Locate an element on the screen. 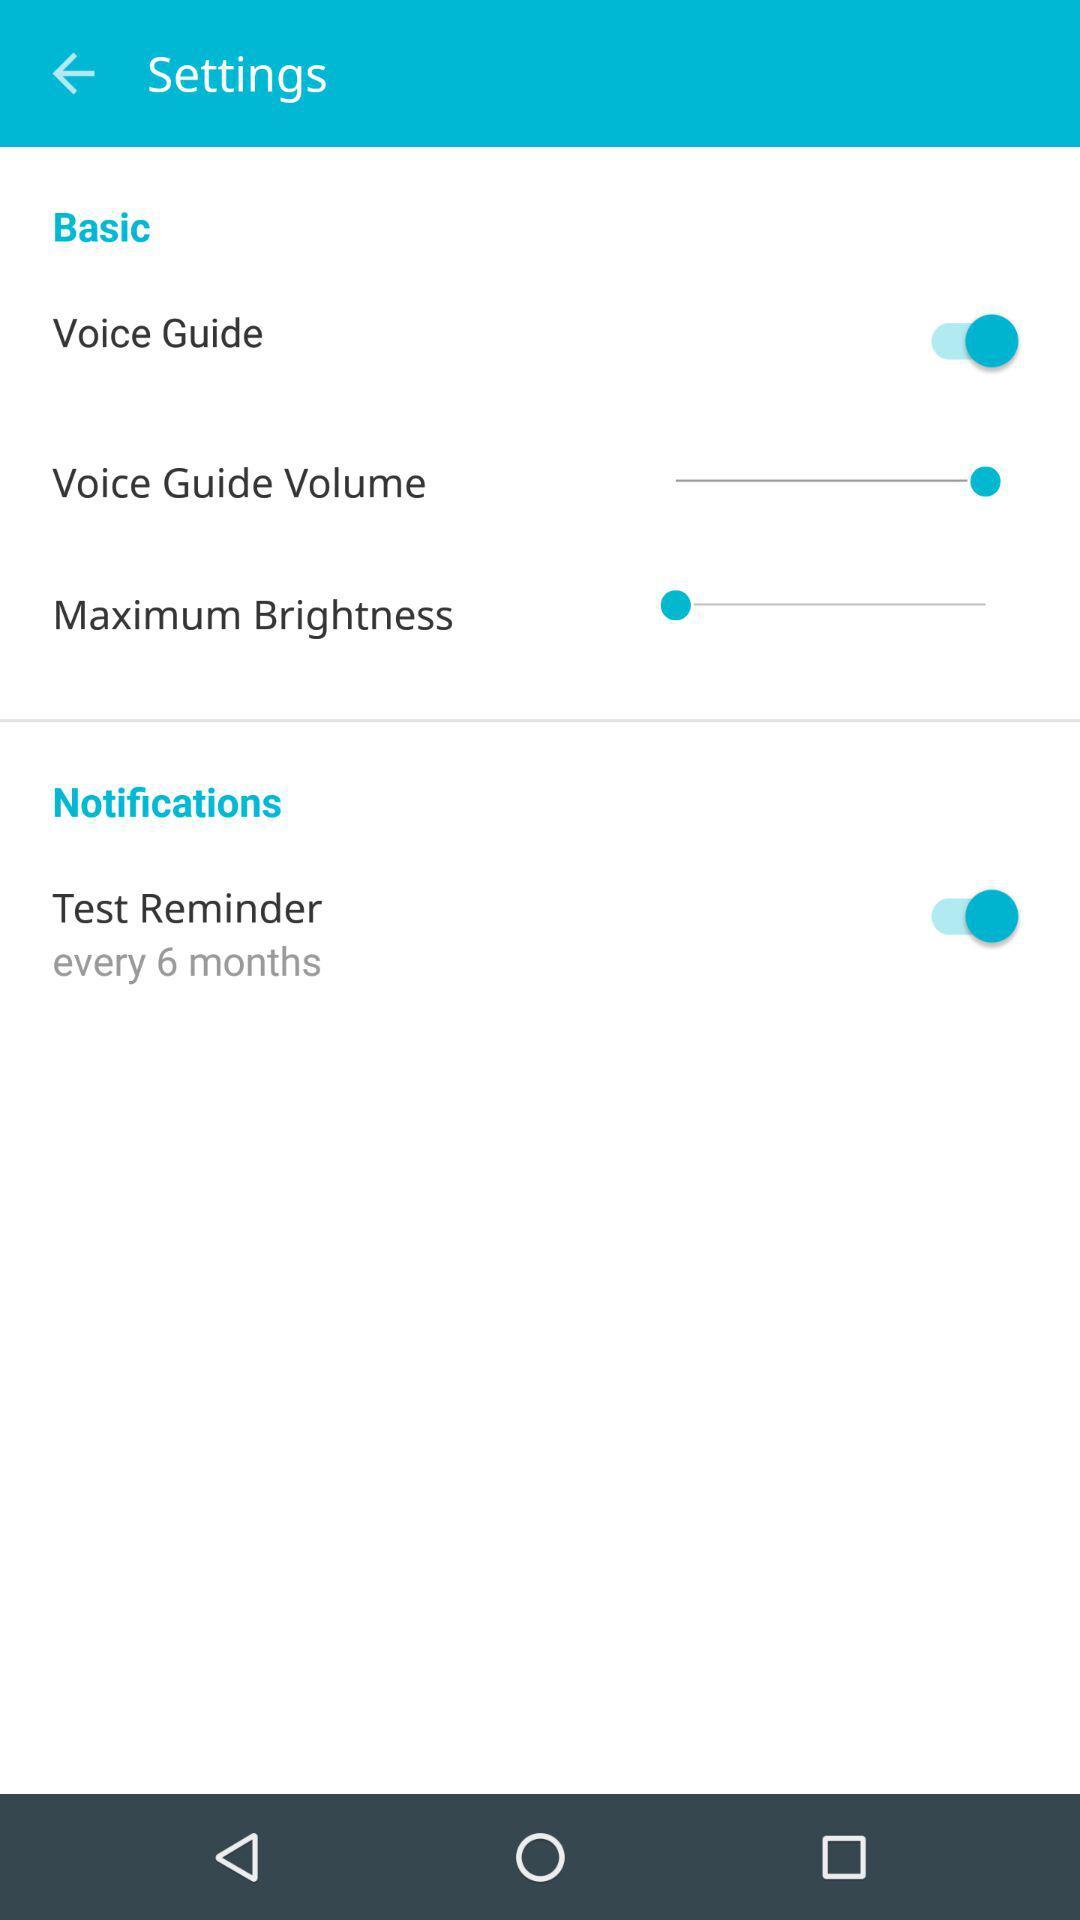 Image resolution: width=1080 pixels, height=1920 pixels. icon to the left of settings icon is located at coordinates (72, 73).